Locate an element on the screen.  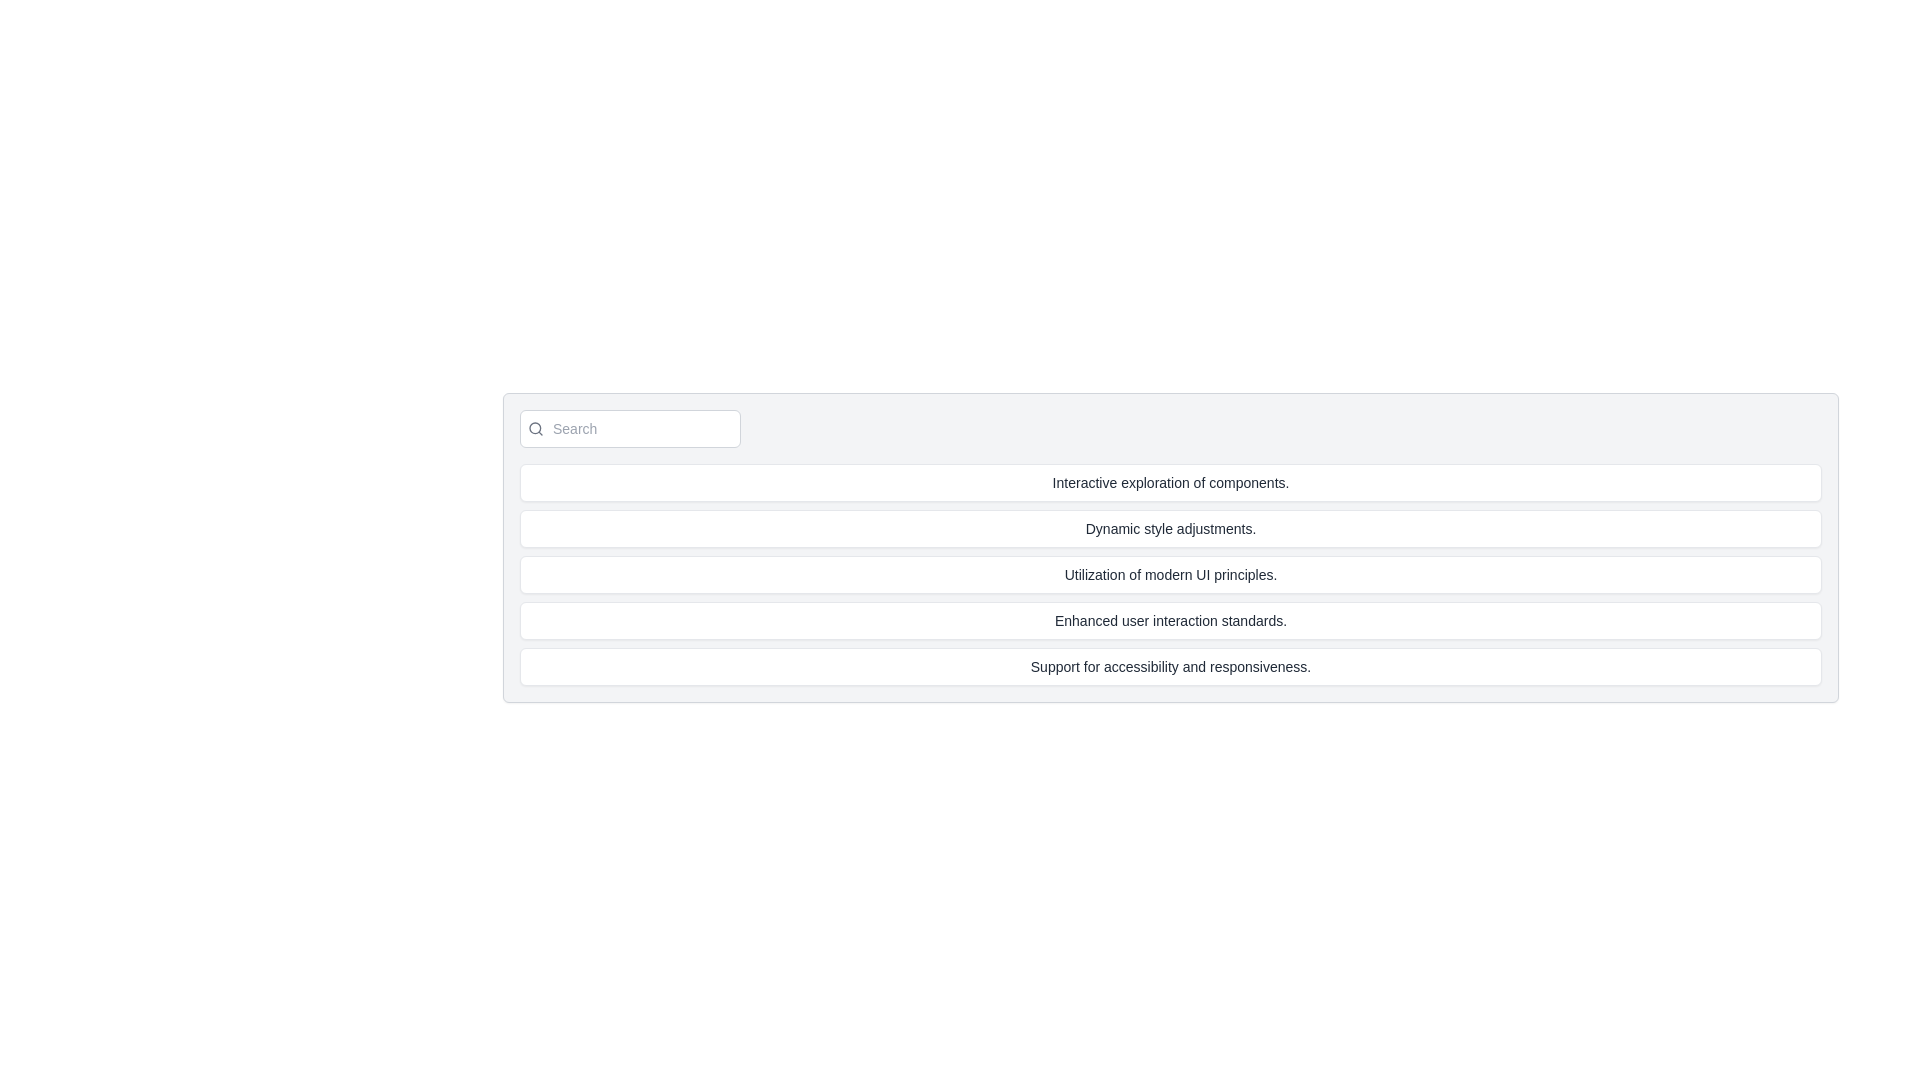
the lowercase letter 'n' in the word 'exploration' which is part of the sentence 'Interactive exploration of components.' is located at coordinates (1185, 482).